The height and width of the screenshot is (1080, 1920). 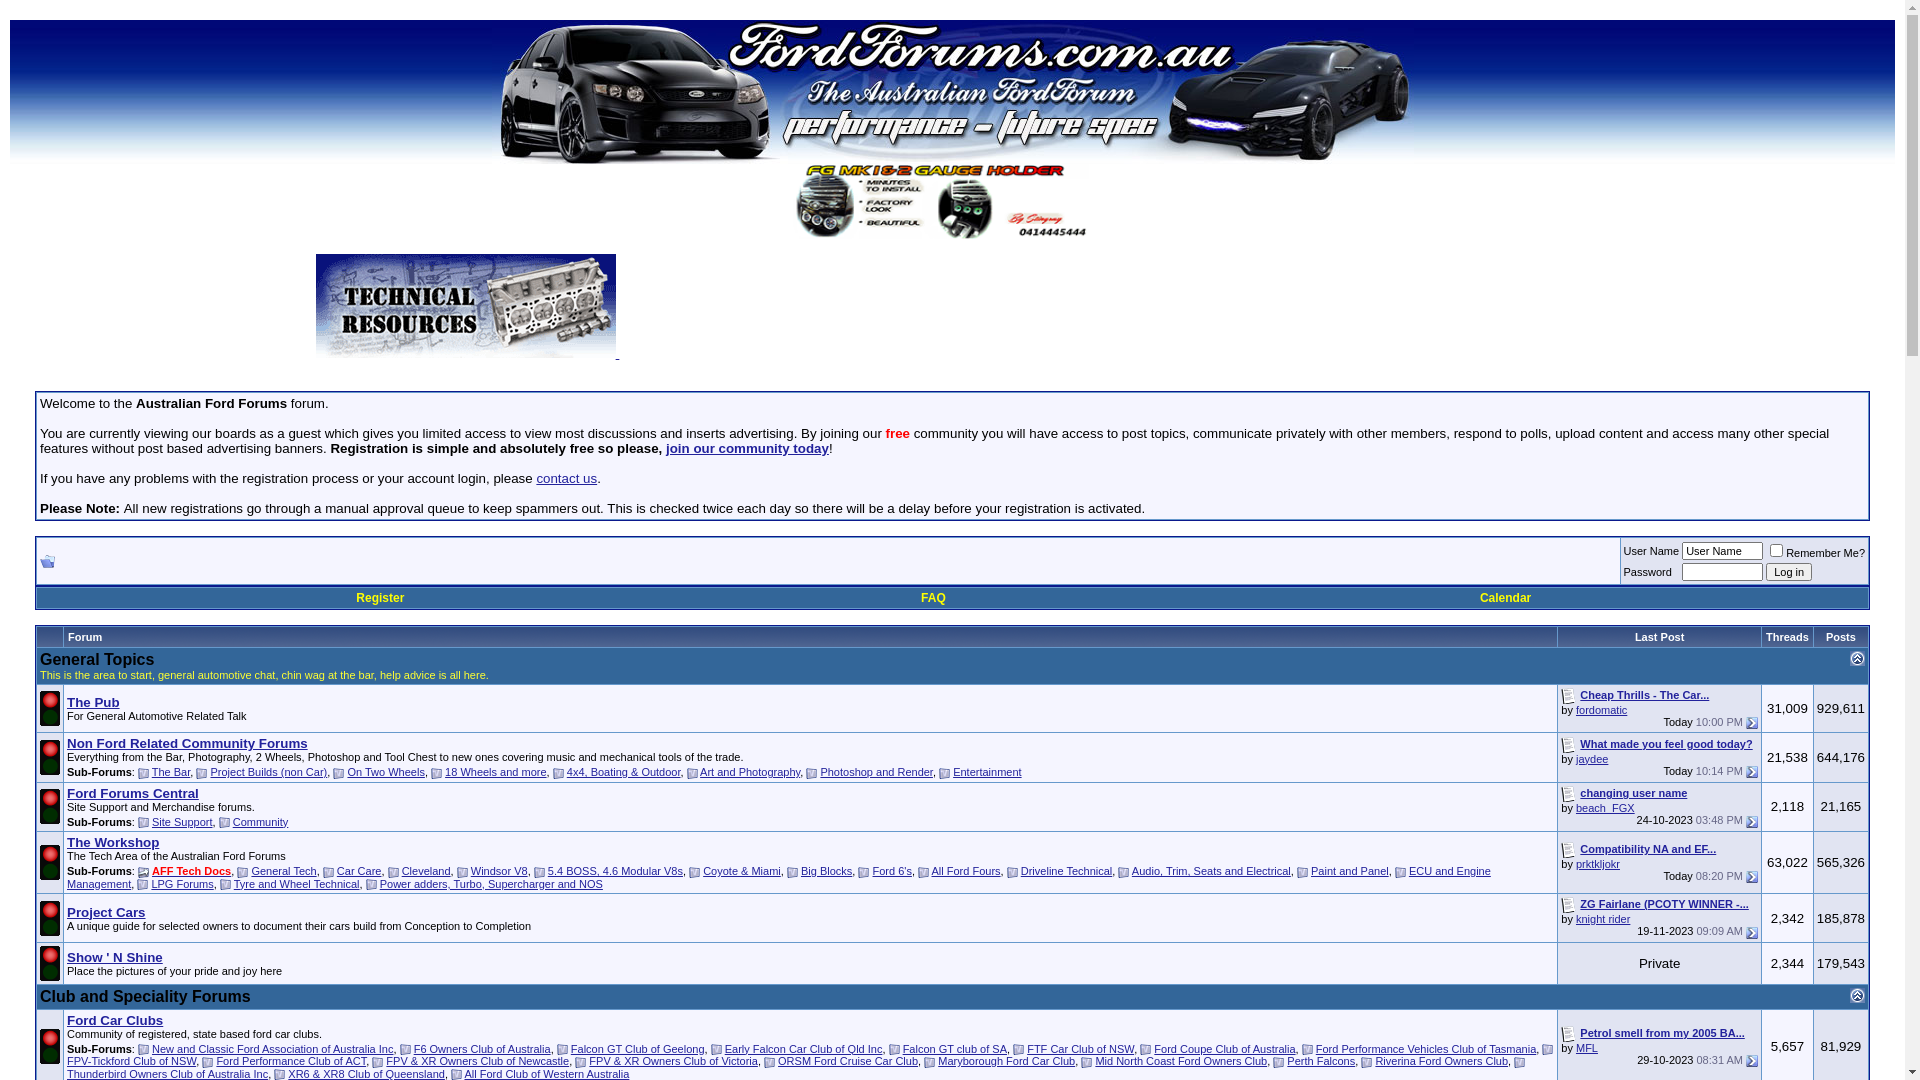 What do you see at coordinates (987, 770) in the screenshot?
I see `'Entertainment'` at bounding box center [987, 770].